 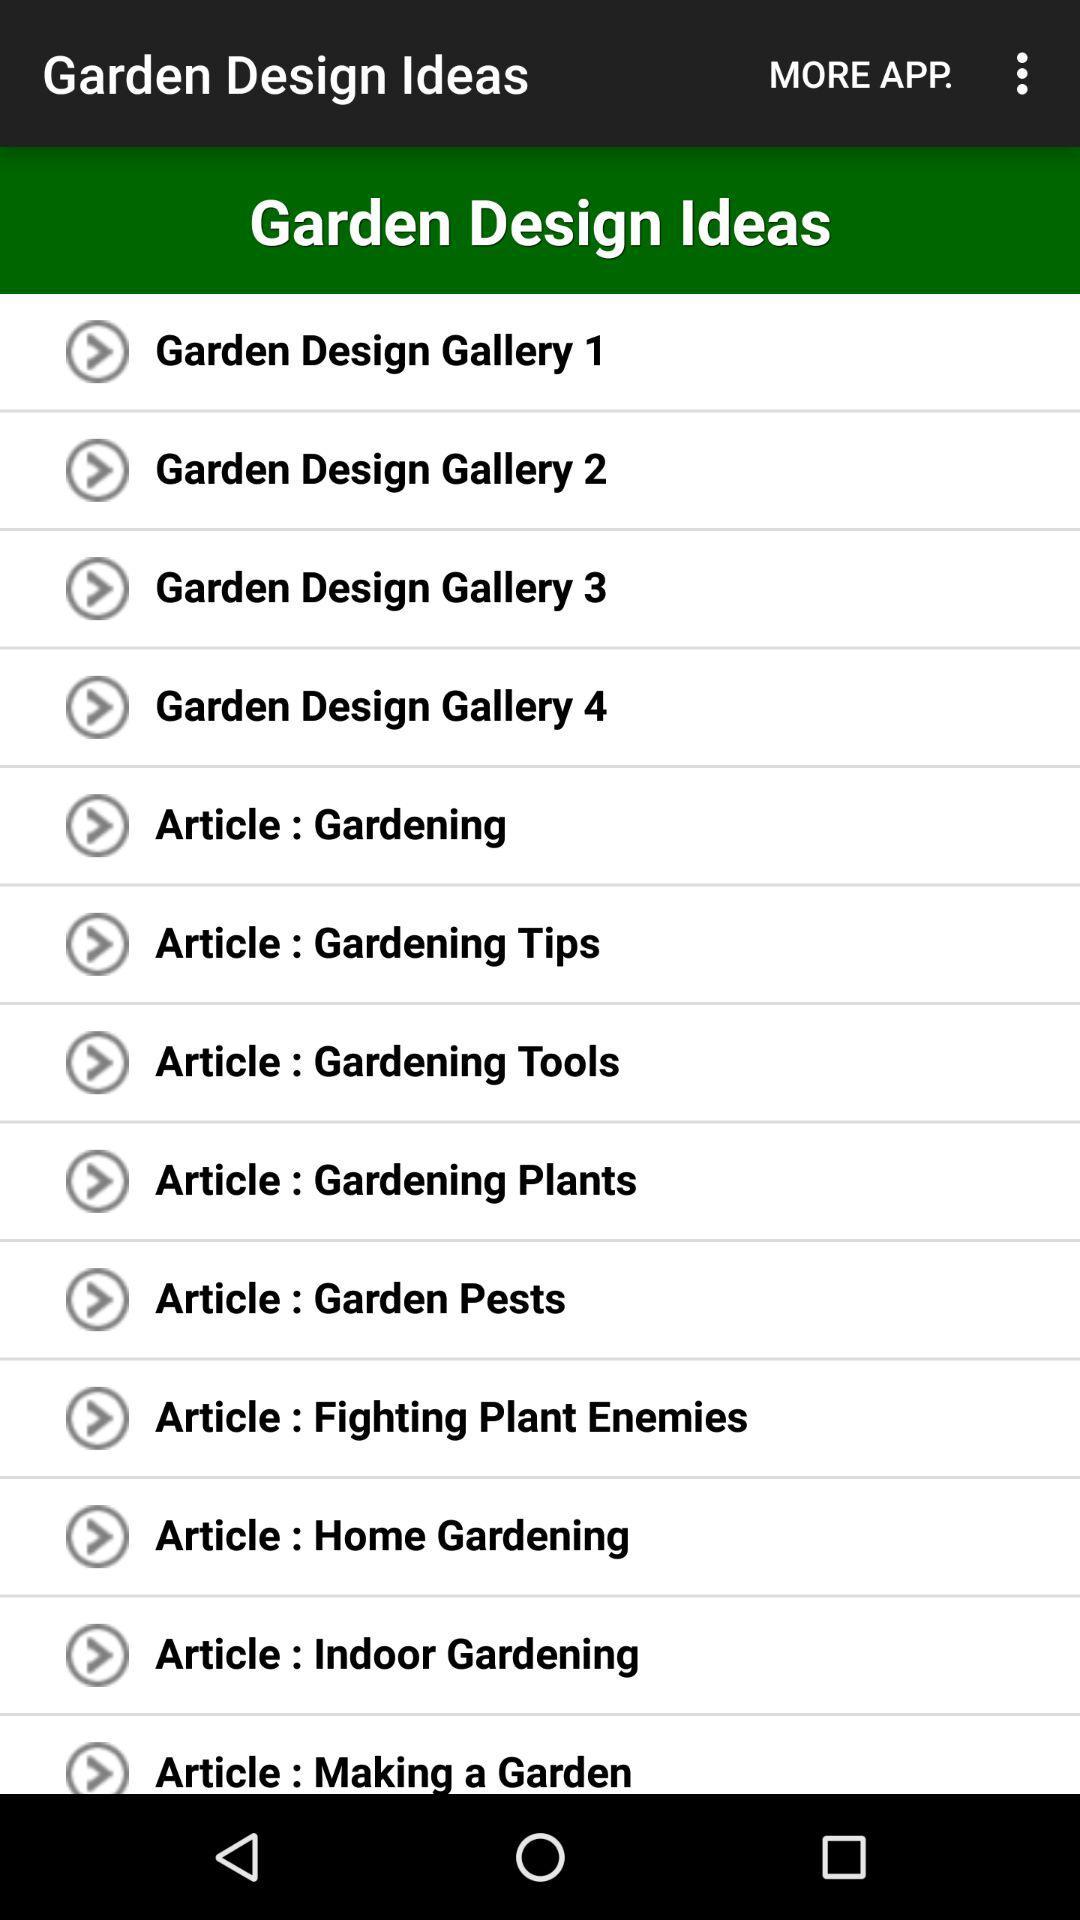 What do you see at coordinates (860, 73) in the screenshot?
I see `item to the right of the garden design ideas app` at bounding box center [860, 73].